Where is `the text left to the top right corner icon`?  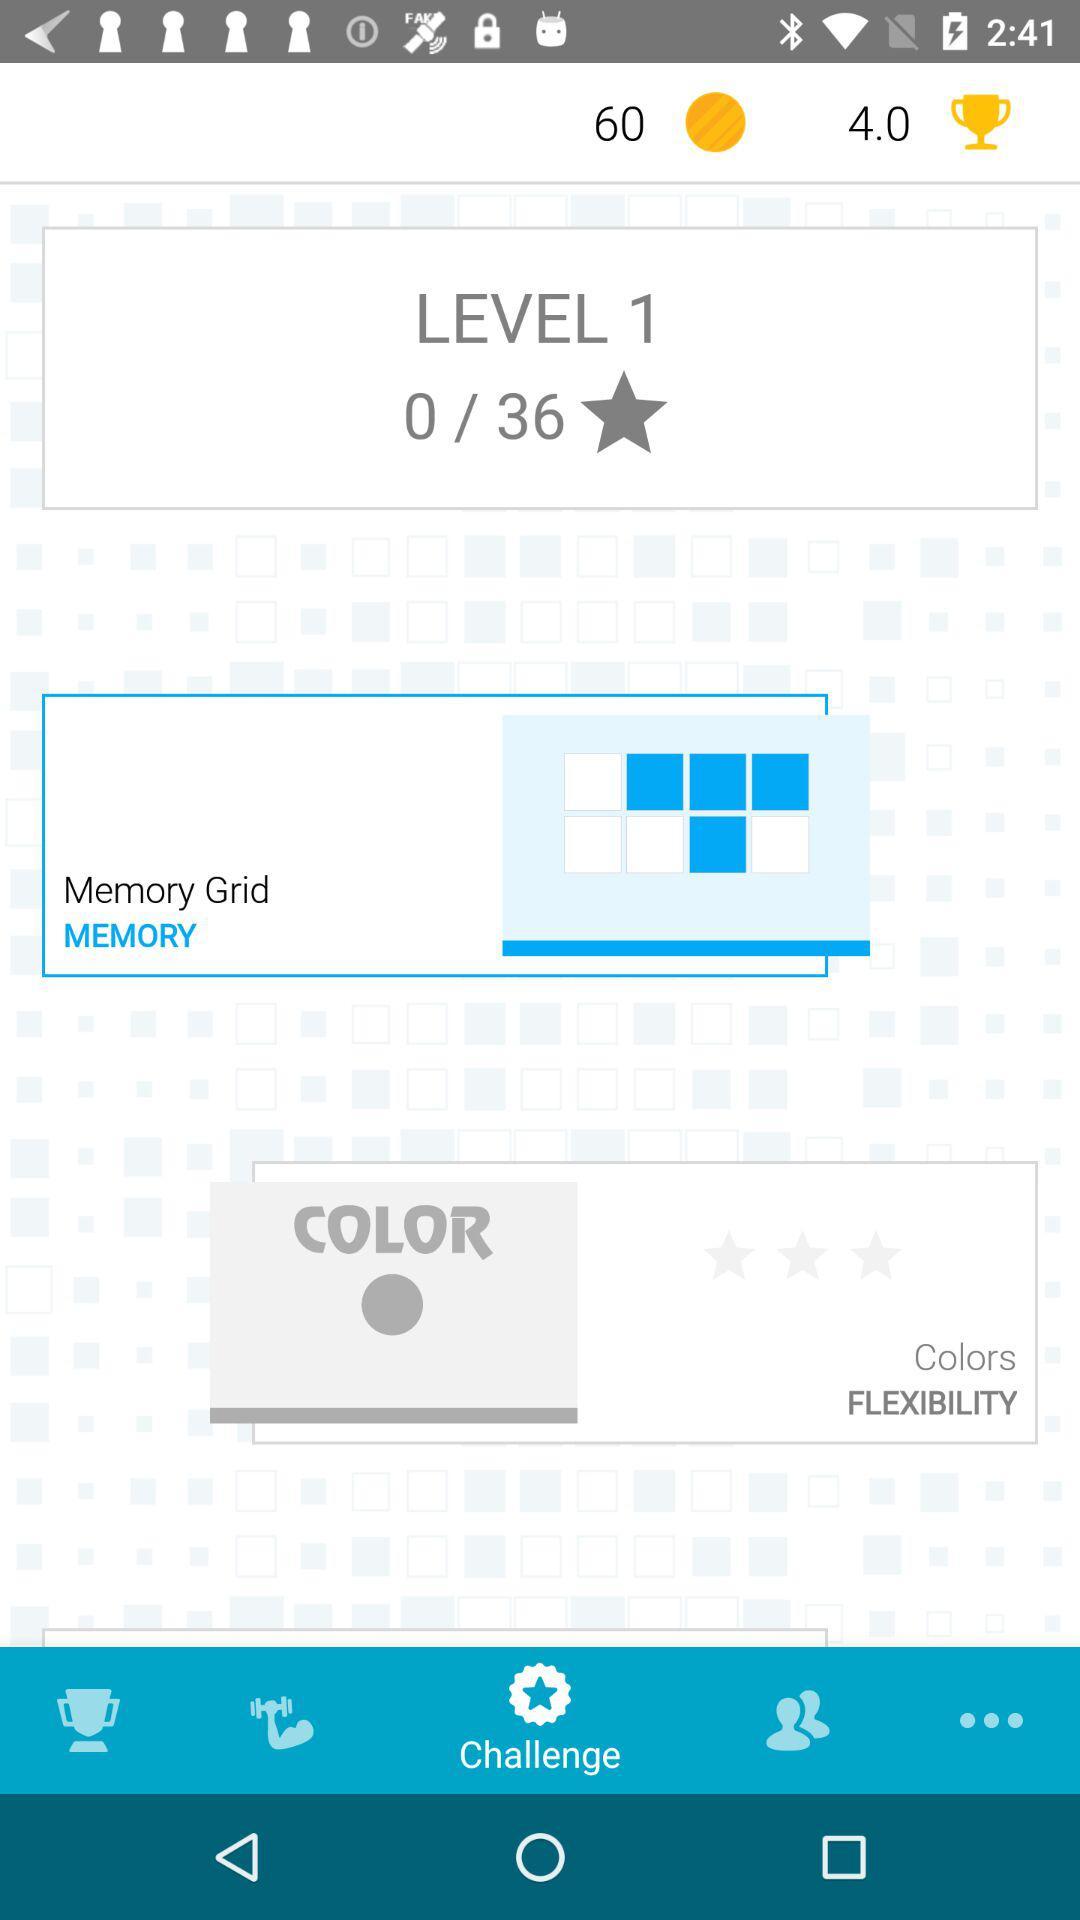 the text left to the top right corner icon is located at coordinates (848, 121).